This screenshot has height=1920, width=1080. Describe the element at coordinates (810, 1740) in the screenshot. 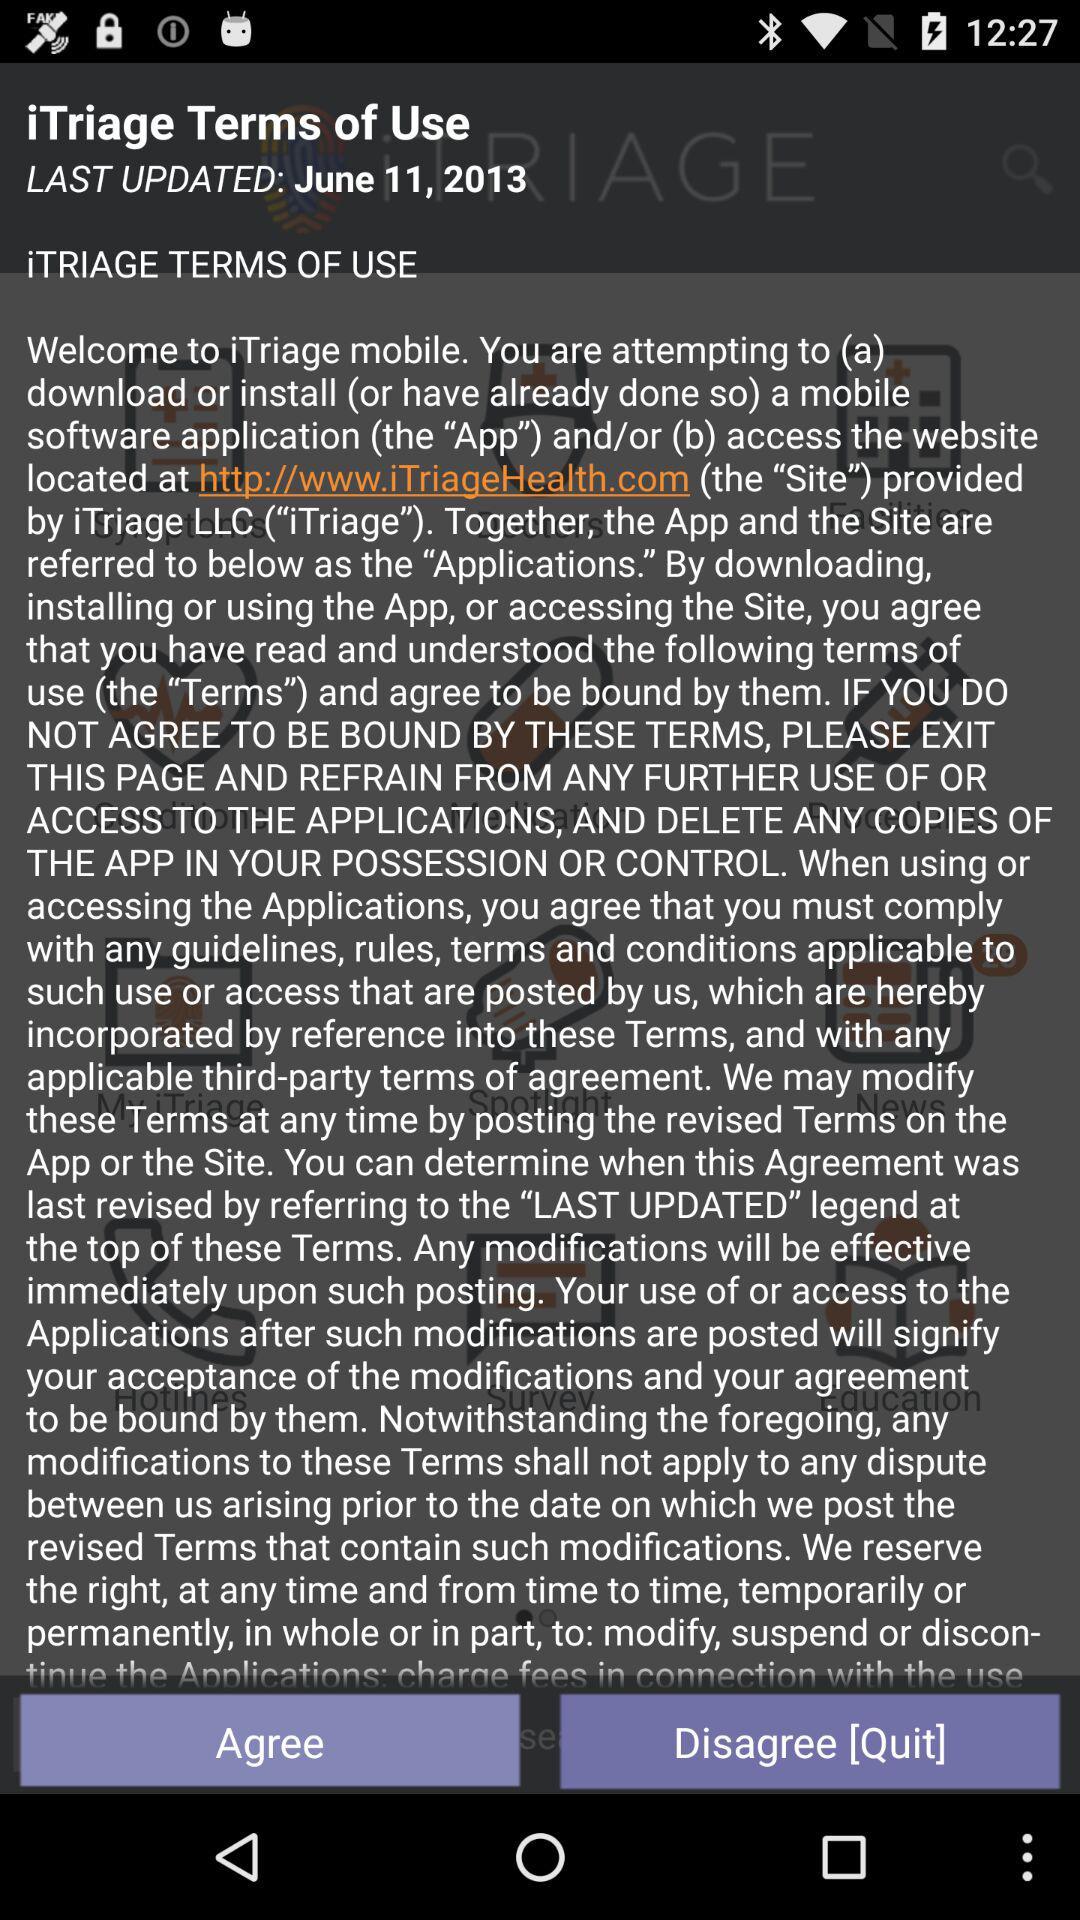

I see `item below last updated june` at that location.